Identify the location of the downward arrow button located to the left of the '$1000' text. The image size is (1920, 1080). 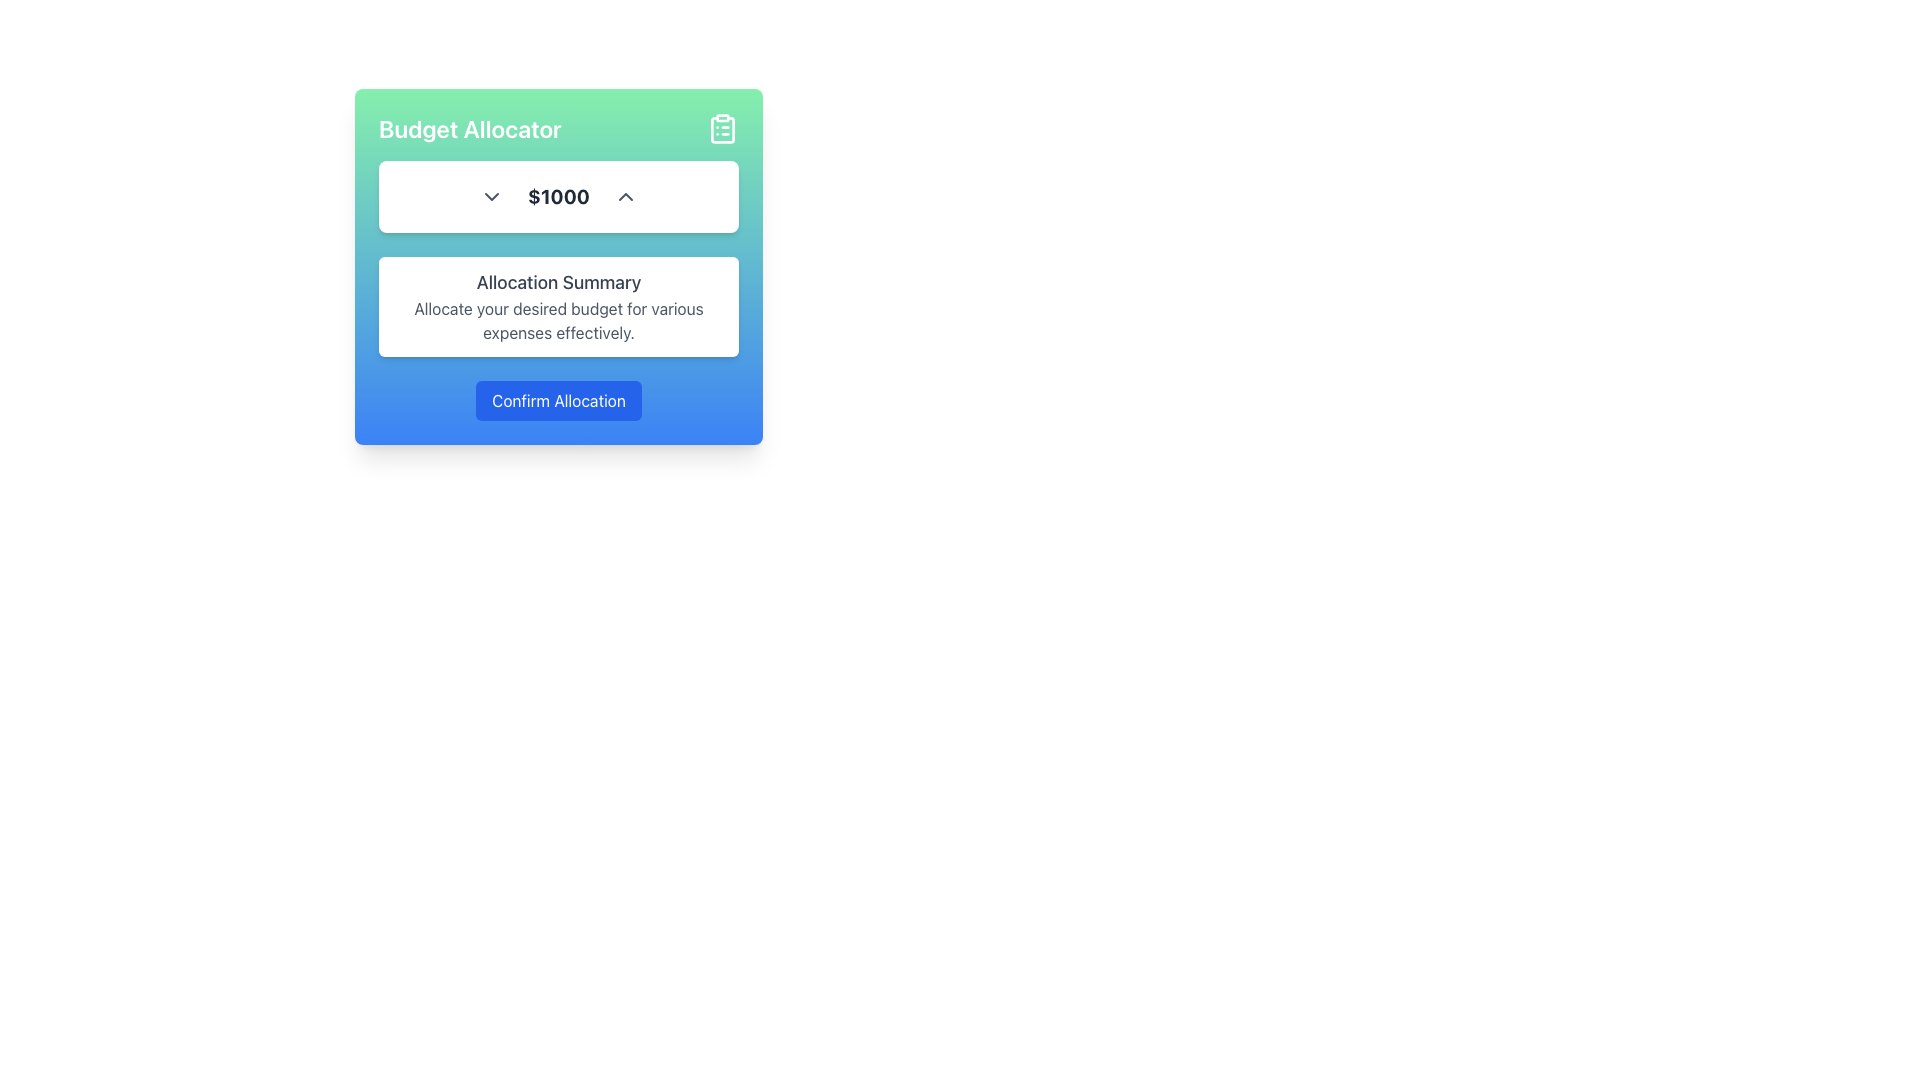
(492, 196).